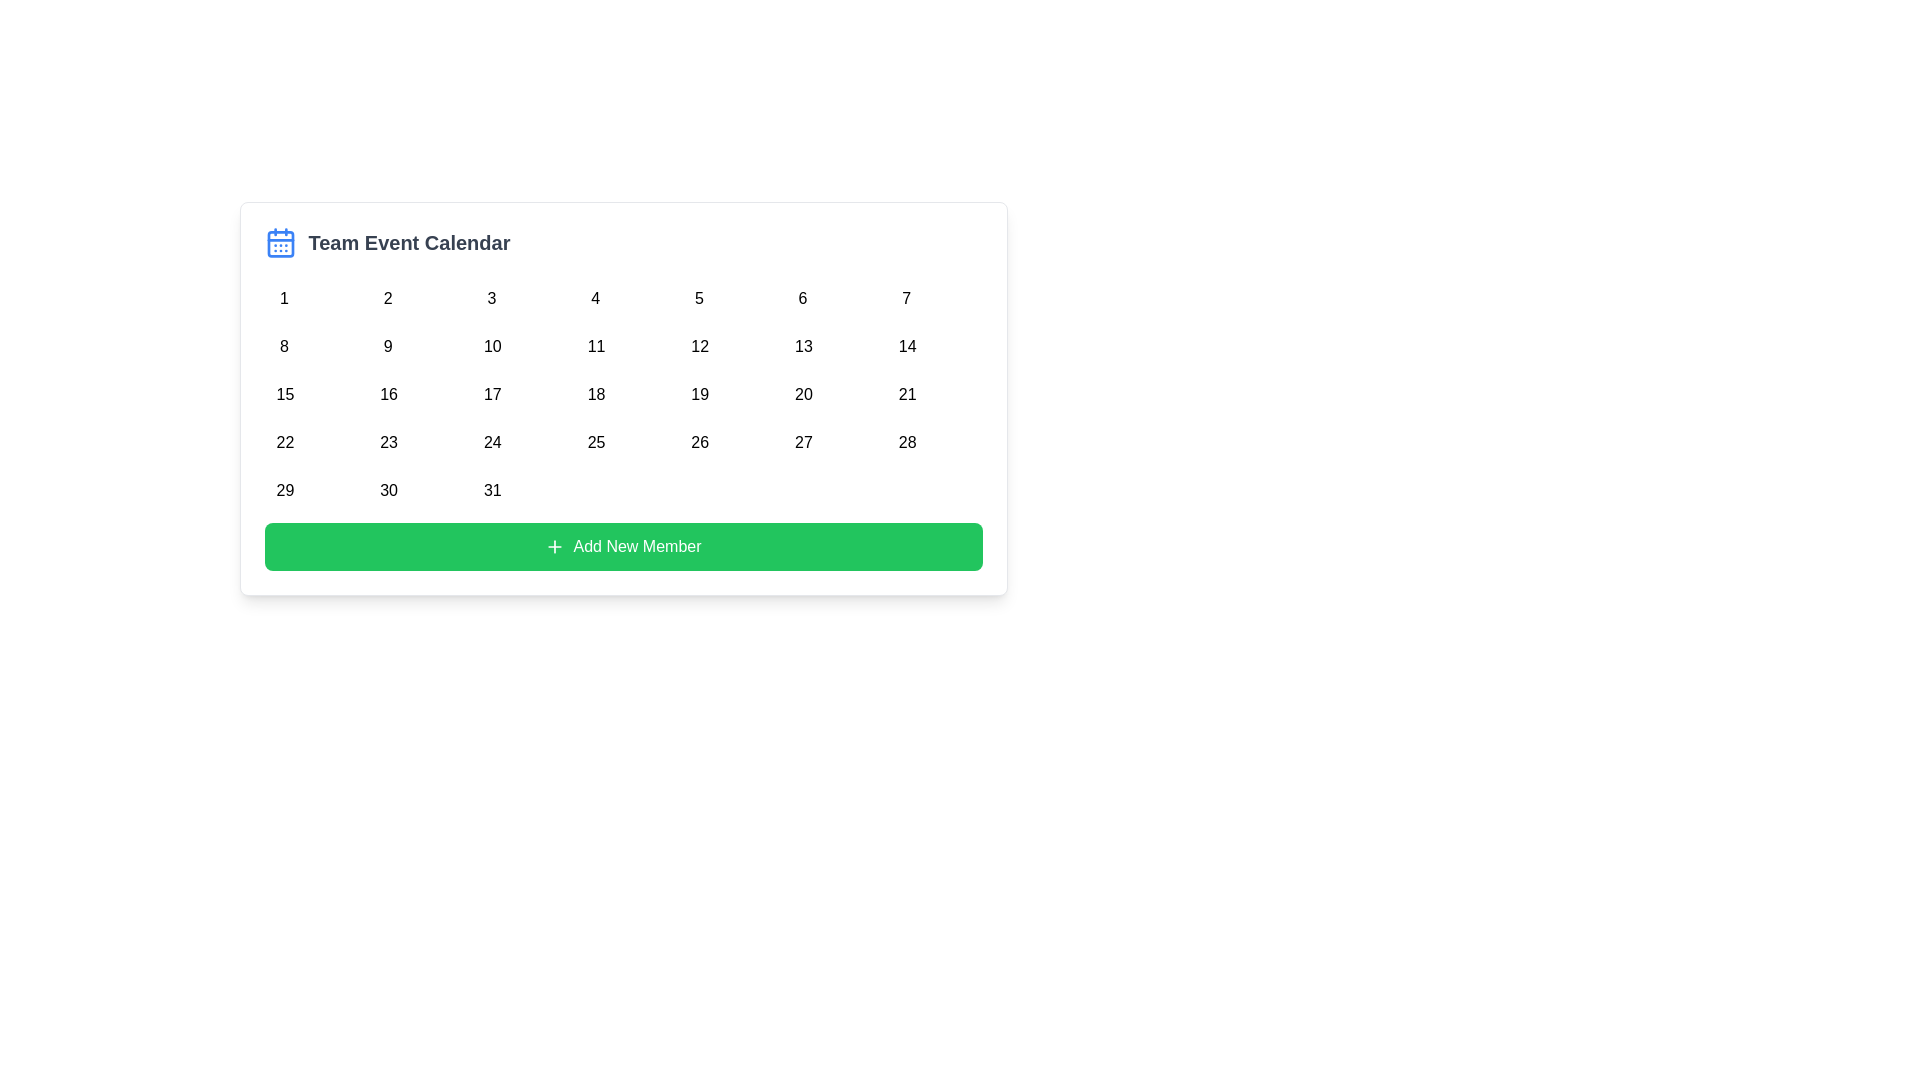 This screenshot has width=1920, height=1080. Describe the element at coordinates (408, 242) in the screenshot. I see `the 'Team Event Calendar' text label, which serves as a descriptive header and is positioned immediately to the right of a blue calendar icon` at that location.